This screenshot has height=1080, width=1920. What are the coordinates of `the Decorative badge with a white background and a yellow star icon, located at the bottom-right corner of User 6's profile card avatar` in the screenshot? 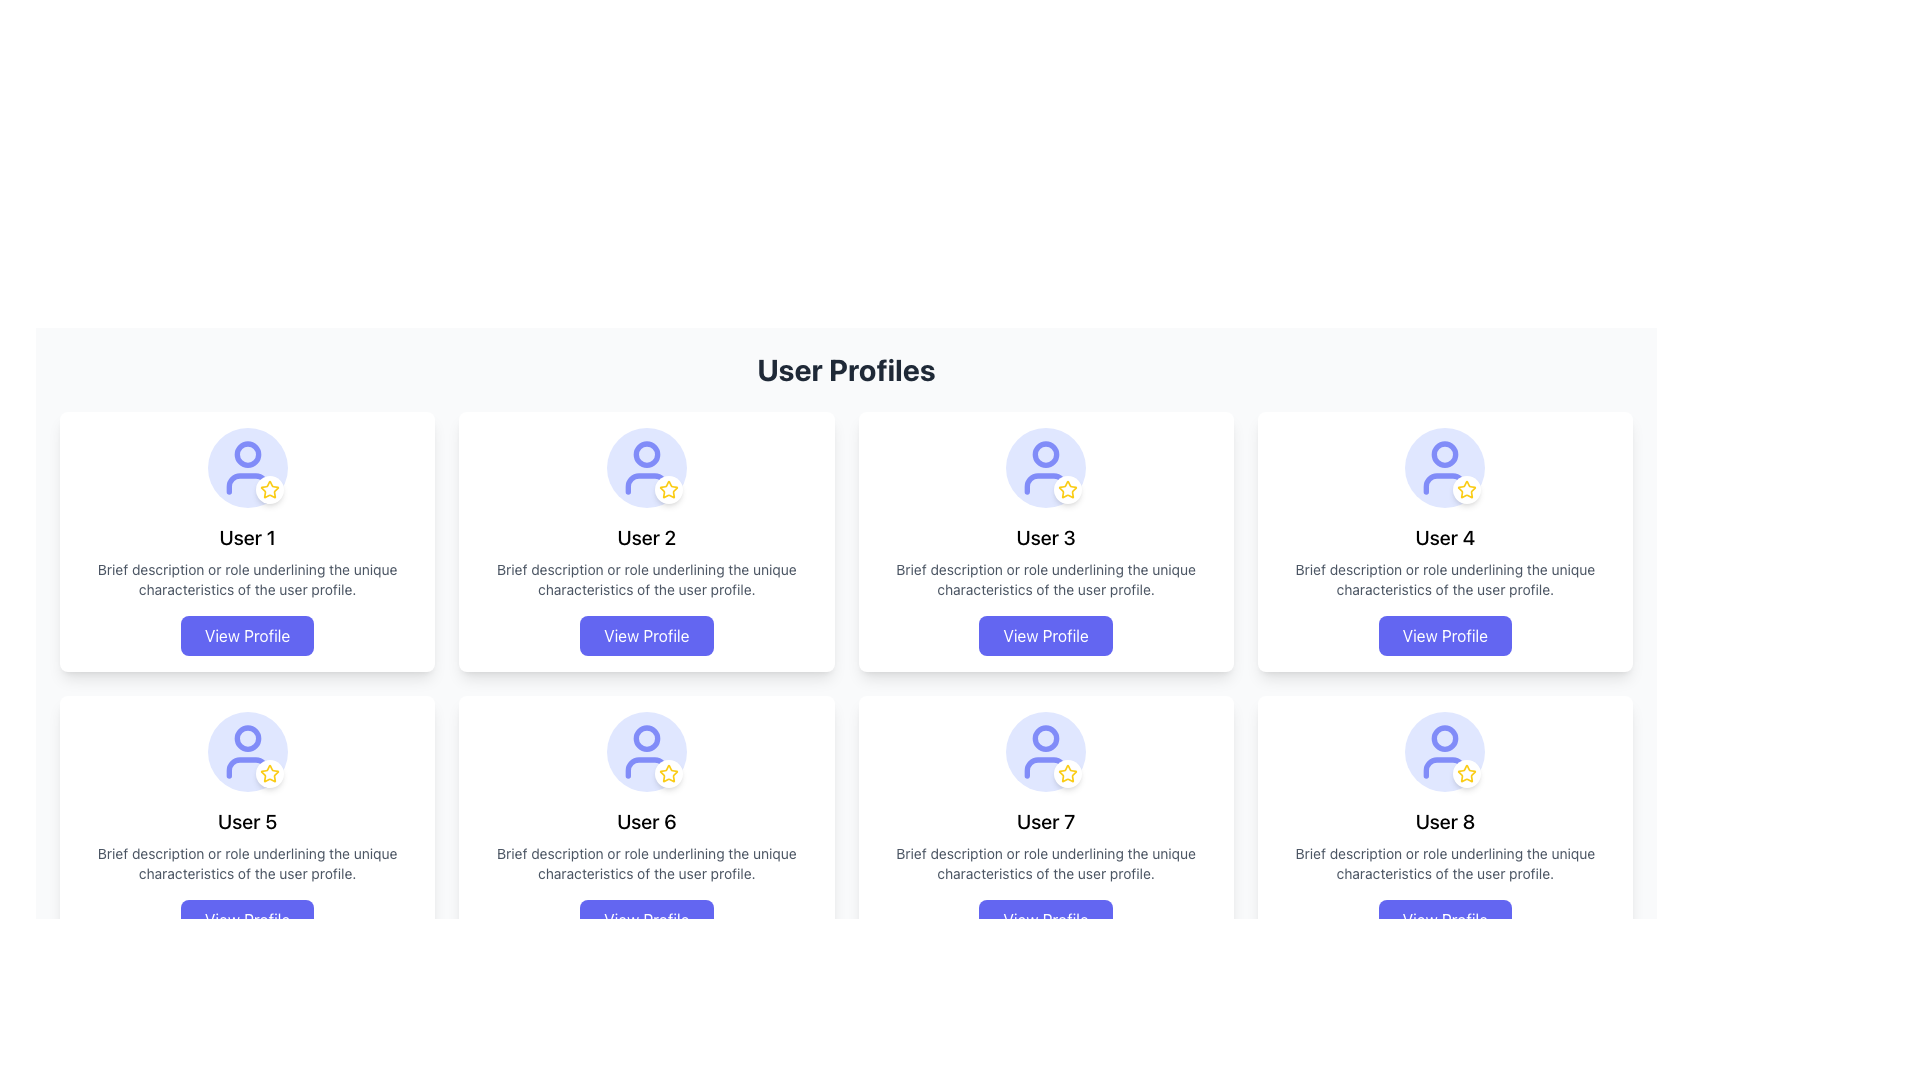 It's located at (668, 773).